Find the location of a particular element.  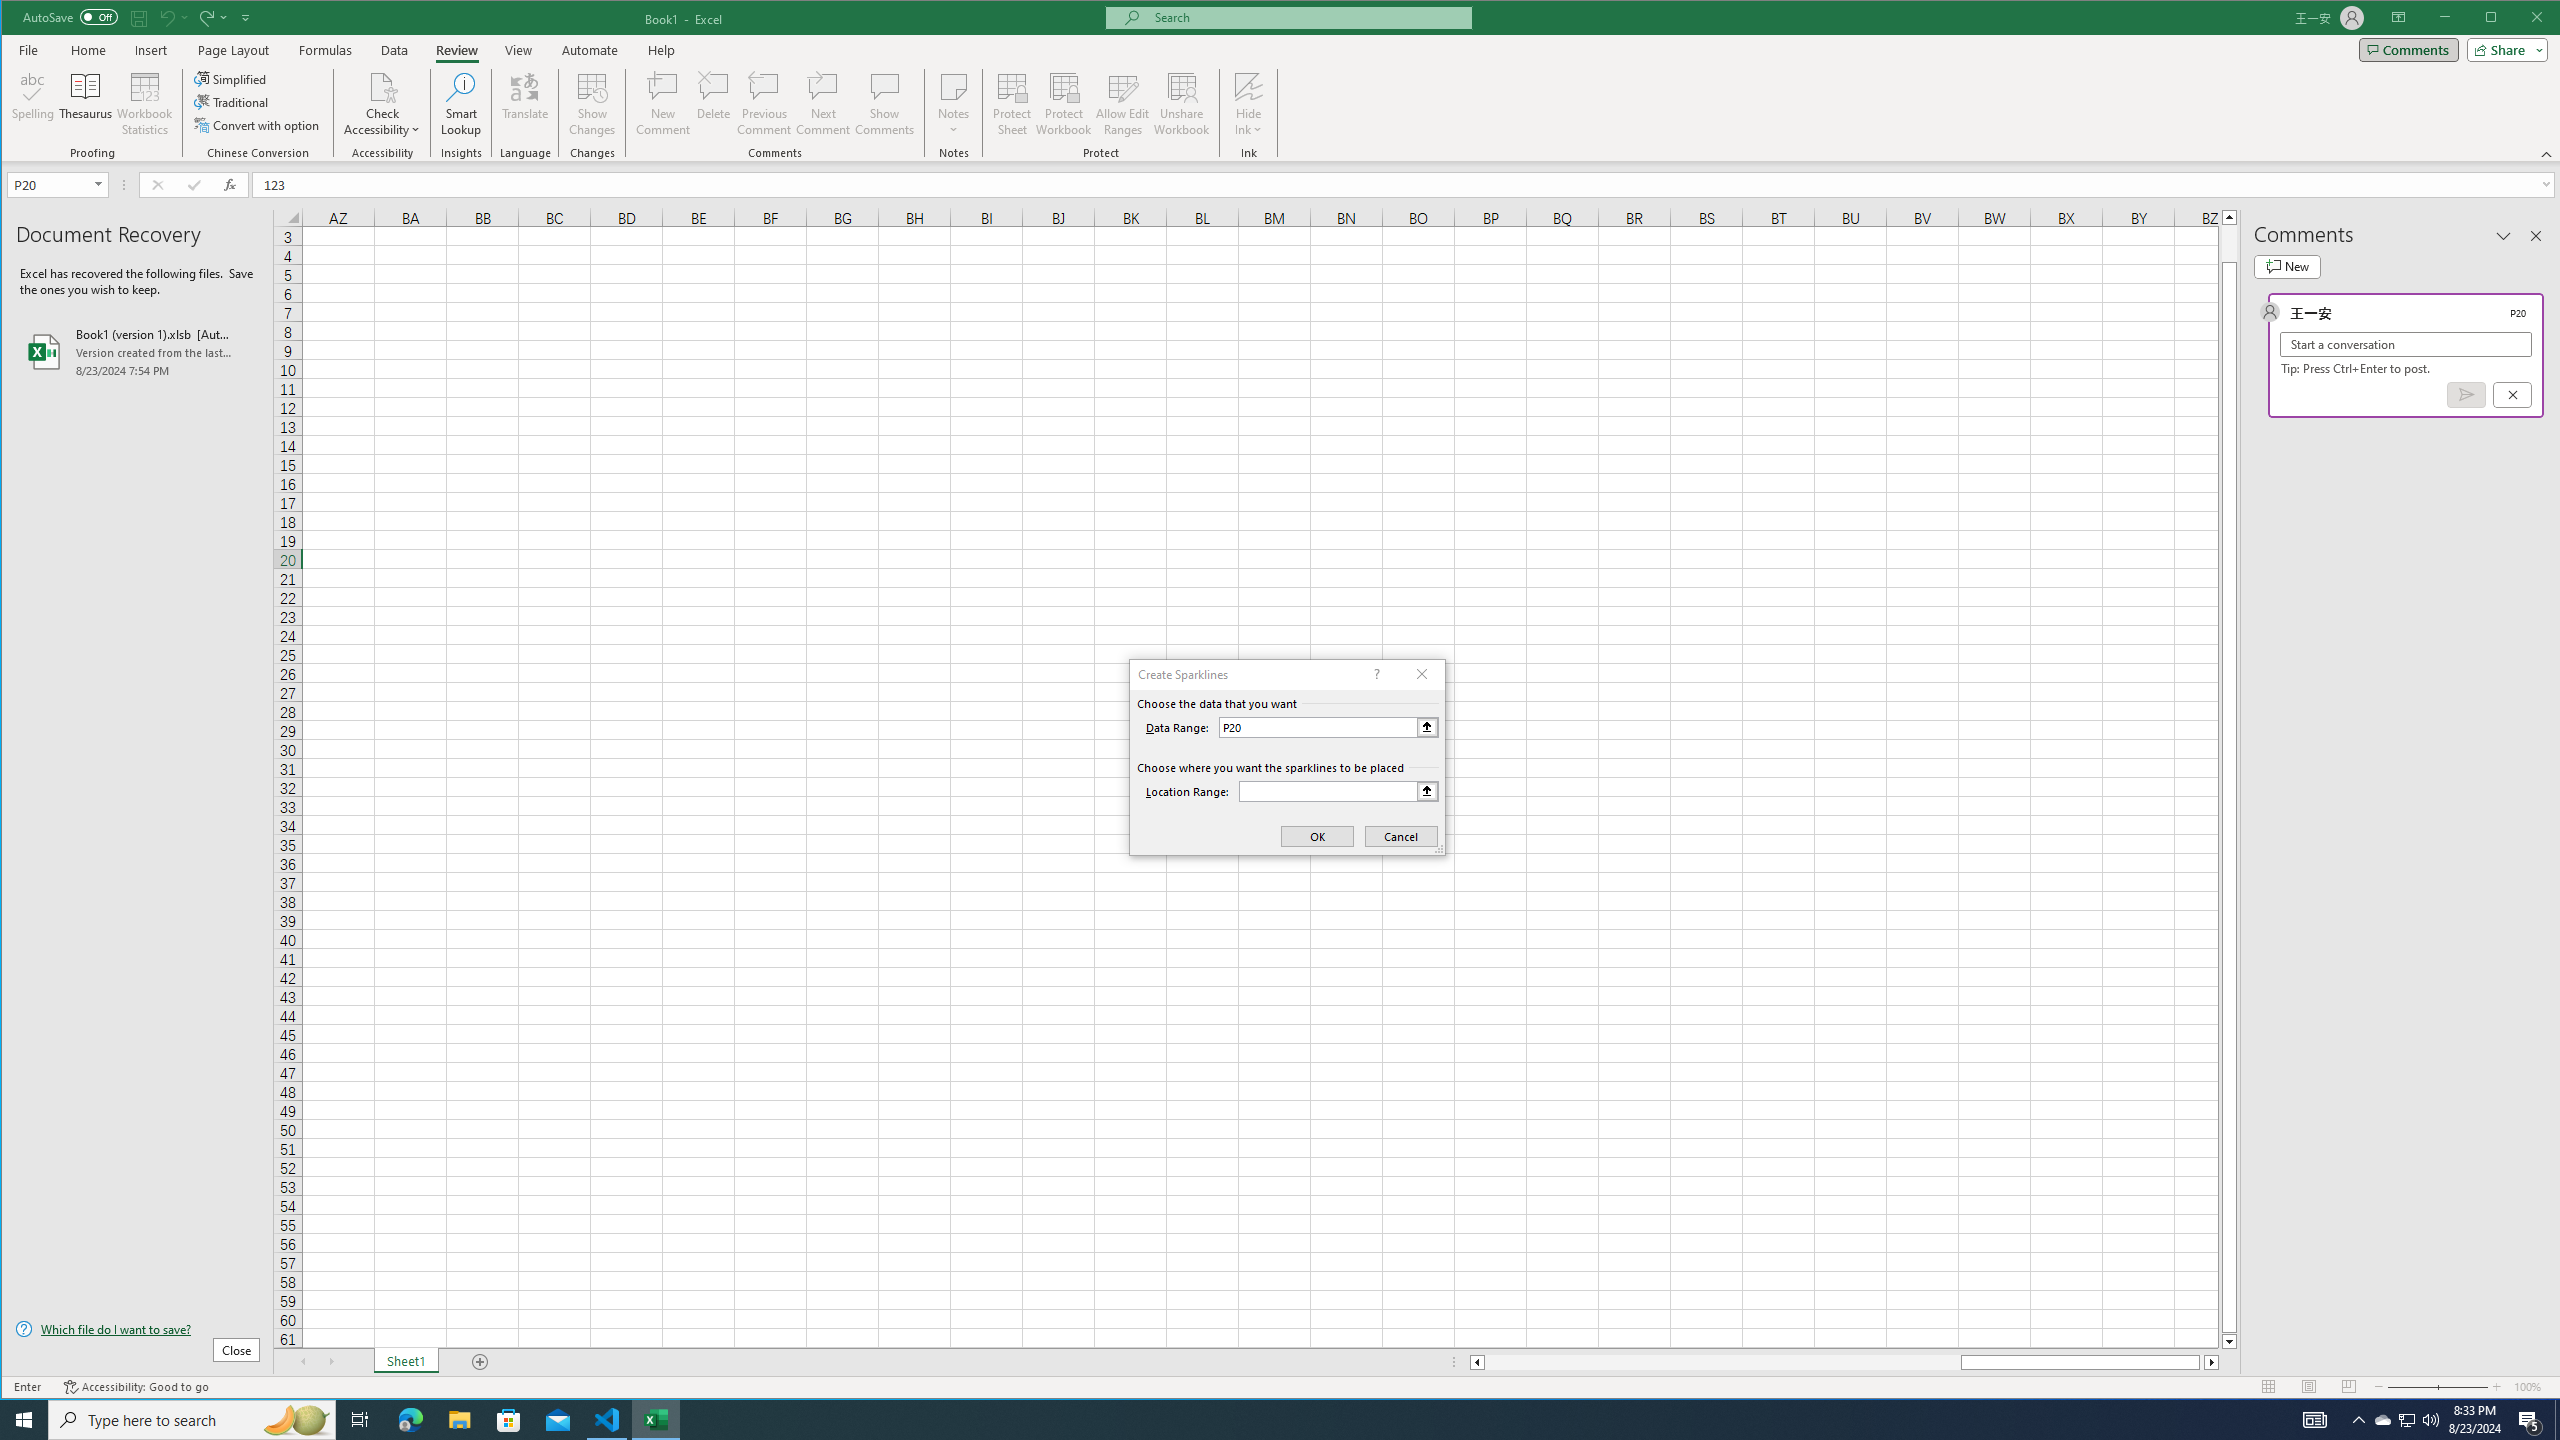

'Allow Edit Ranges' is located at coordinates (1121, 103).